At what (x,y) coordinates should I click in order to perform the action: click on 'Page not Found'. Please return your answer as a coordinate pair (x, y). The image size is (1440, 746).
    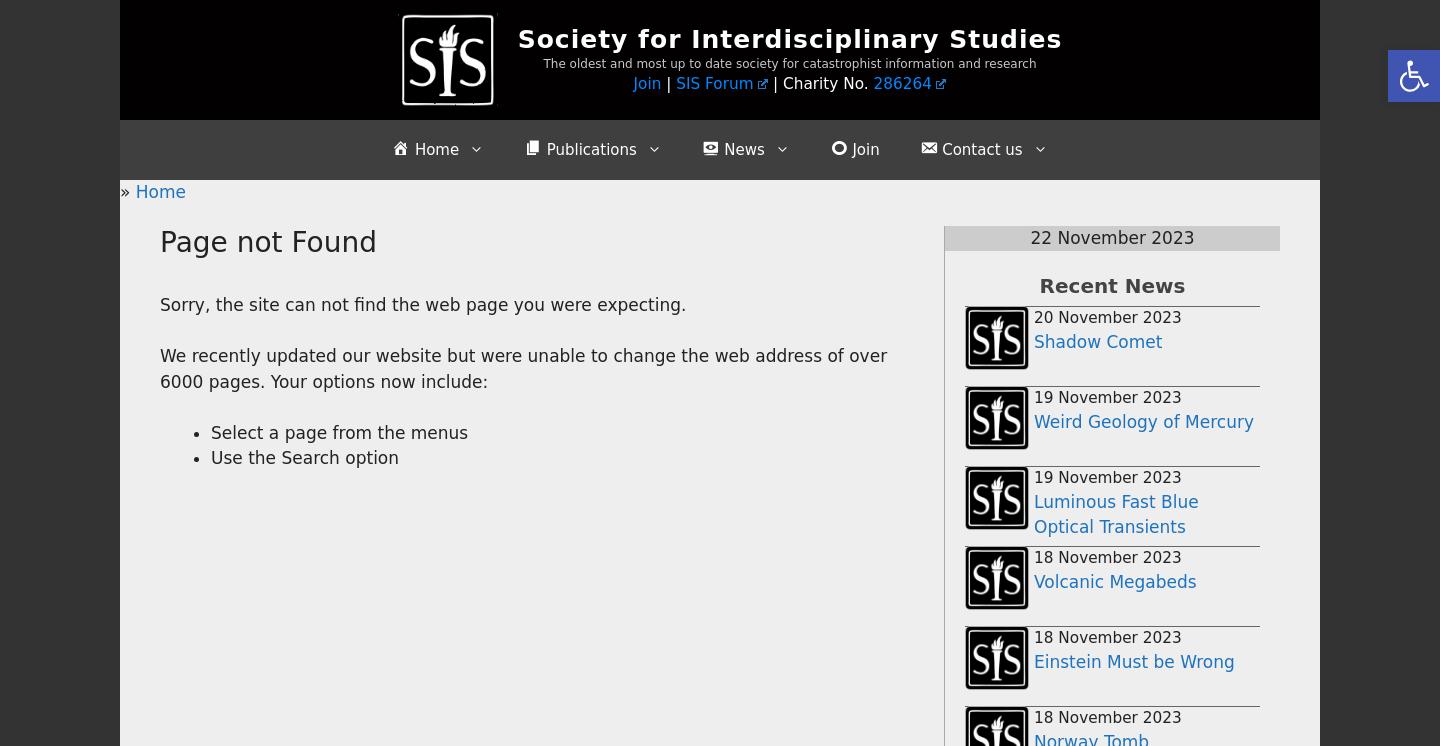
    Looking at the image, I should click on (266, 241).